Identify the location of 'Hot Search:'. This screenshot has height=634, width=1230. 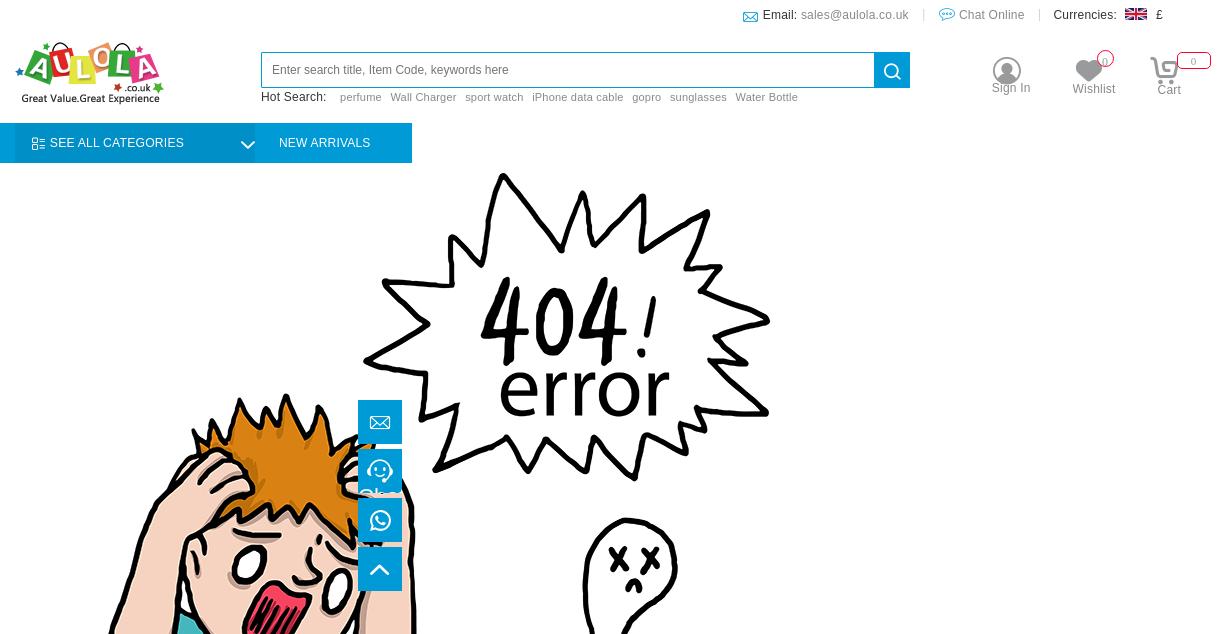
(295, 96).